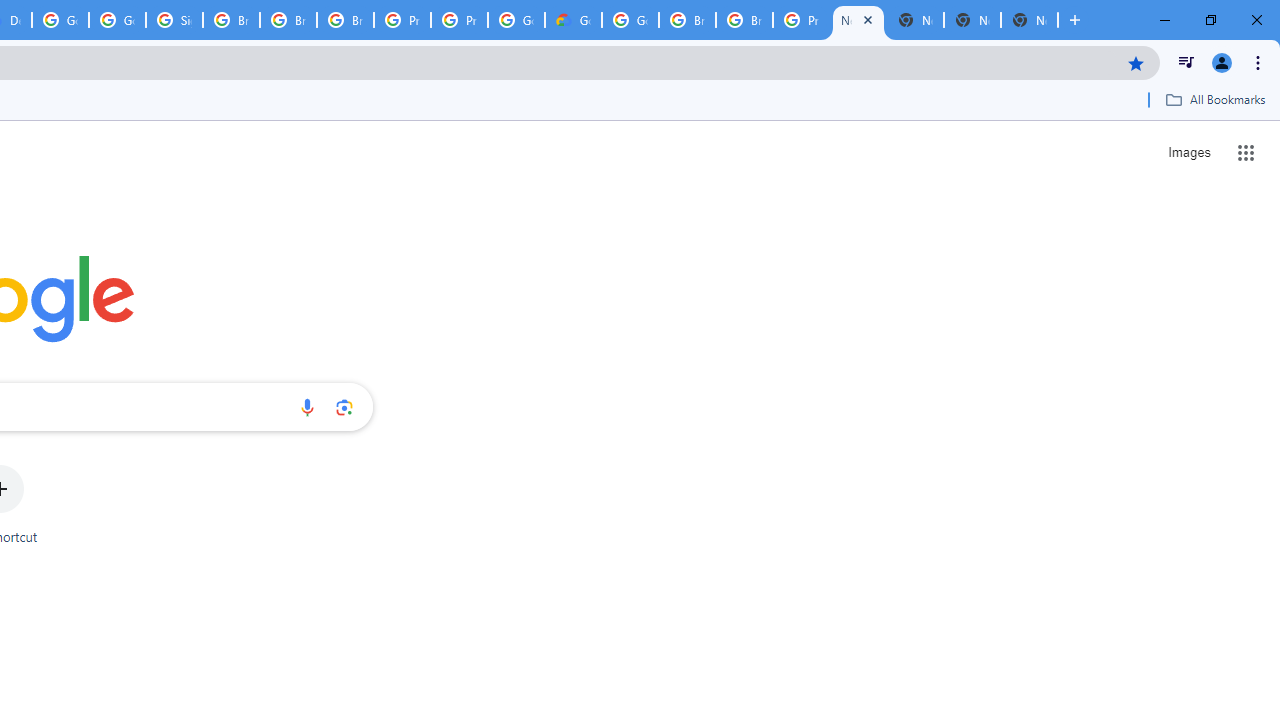 The image size is (1280, 720). What do you see at coordinates (572, 20) in the screenshot?
I see `'Google Cloud Estimate Summary'` at bounding box center [572, 20].